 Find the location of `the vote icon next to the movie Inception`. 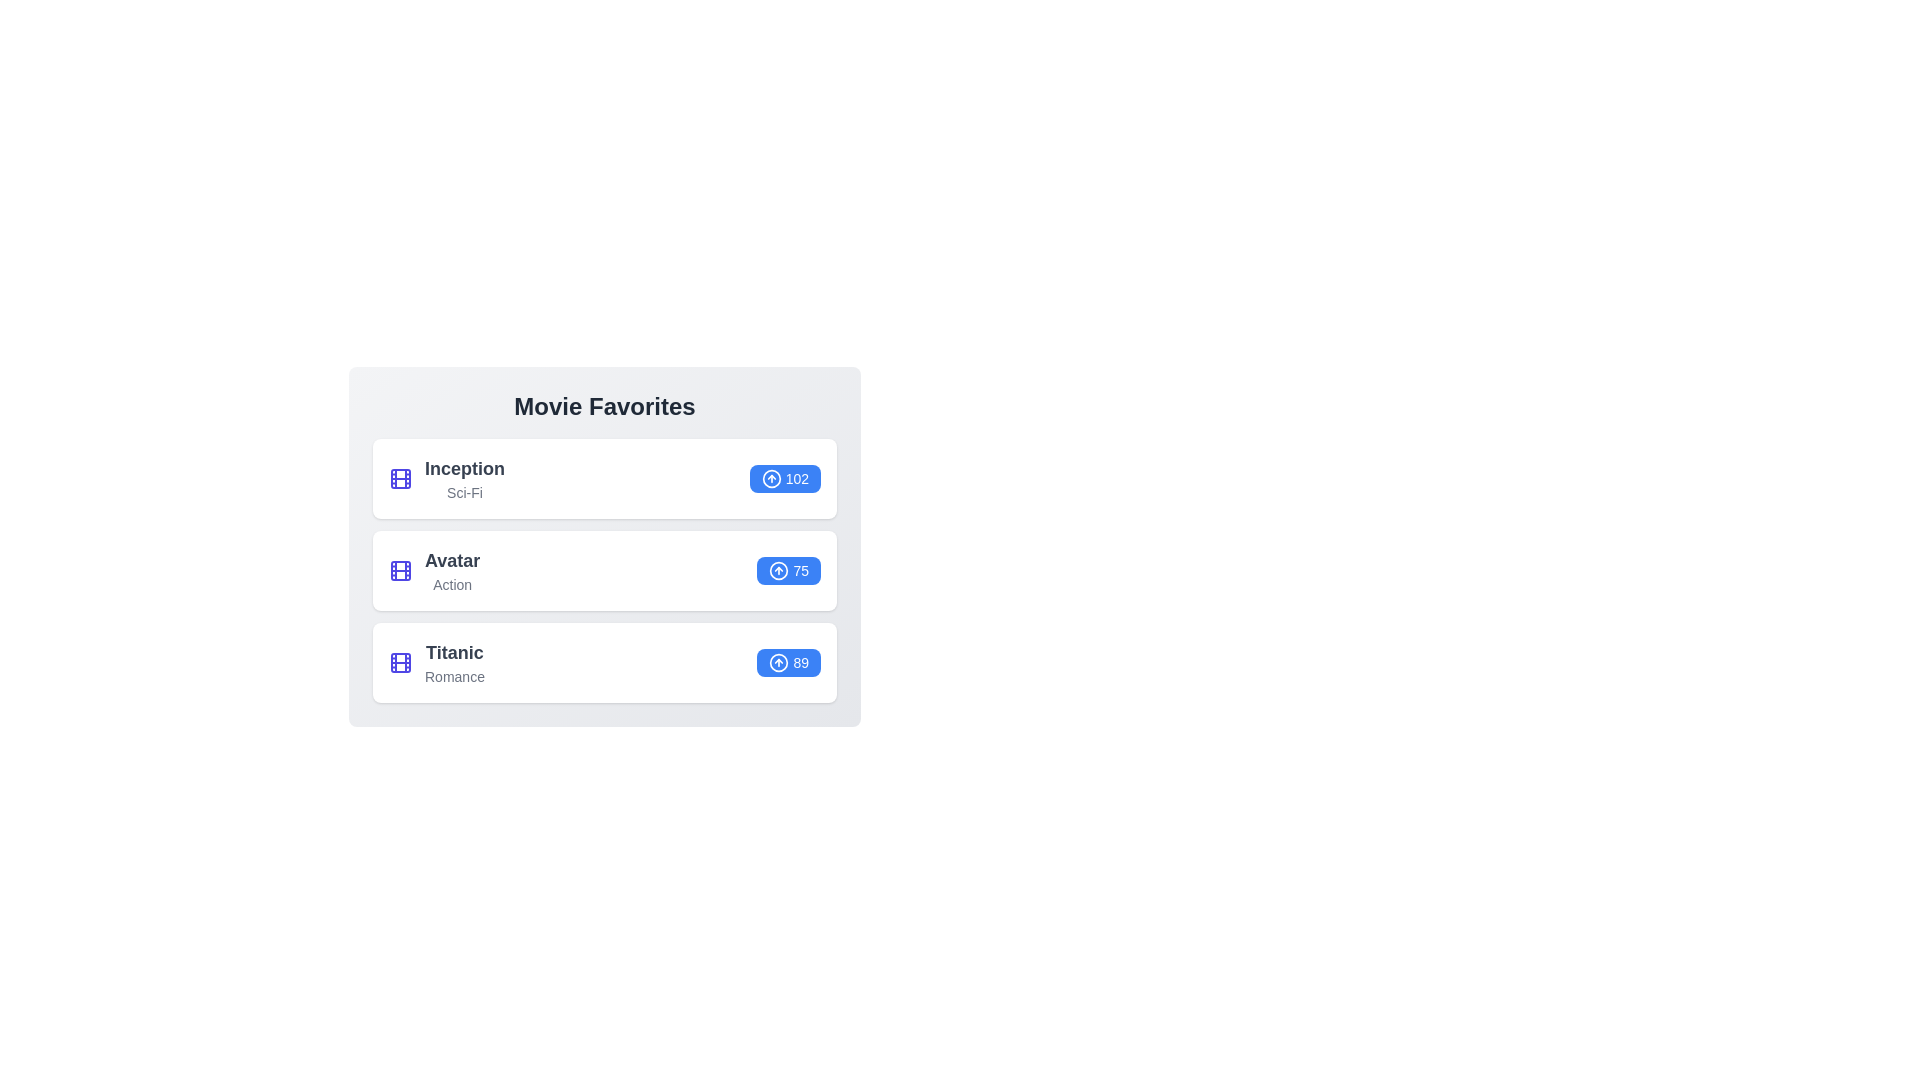

the vote icon next to the movie Inception is located at coordinates (770, 478).